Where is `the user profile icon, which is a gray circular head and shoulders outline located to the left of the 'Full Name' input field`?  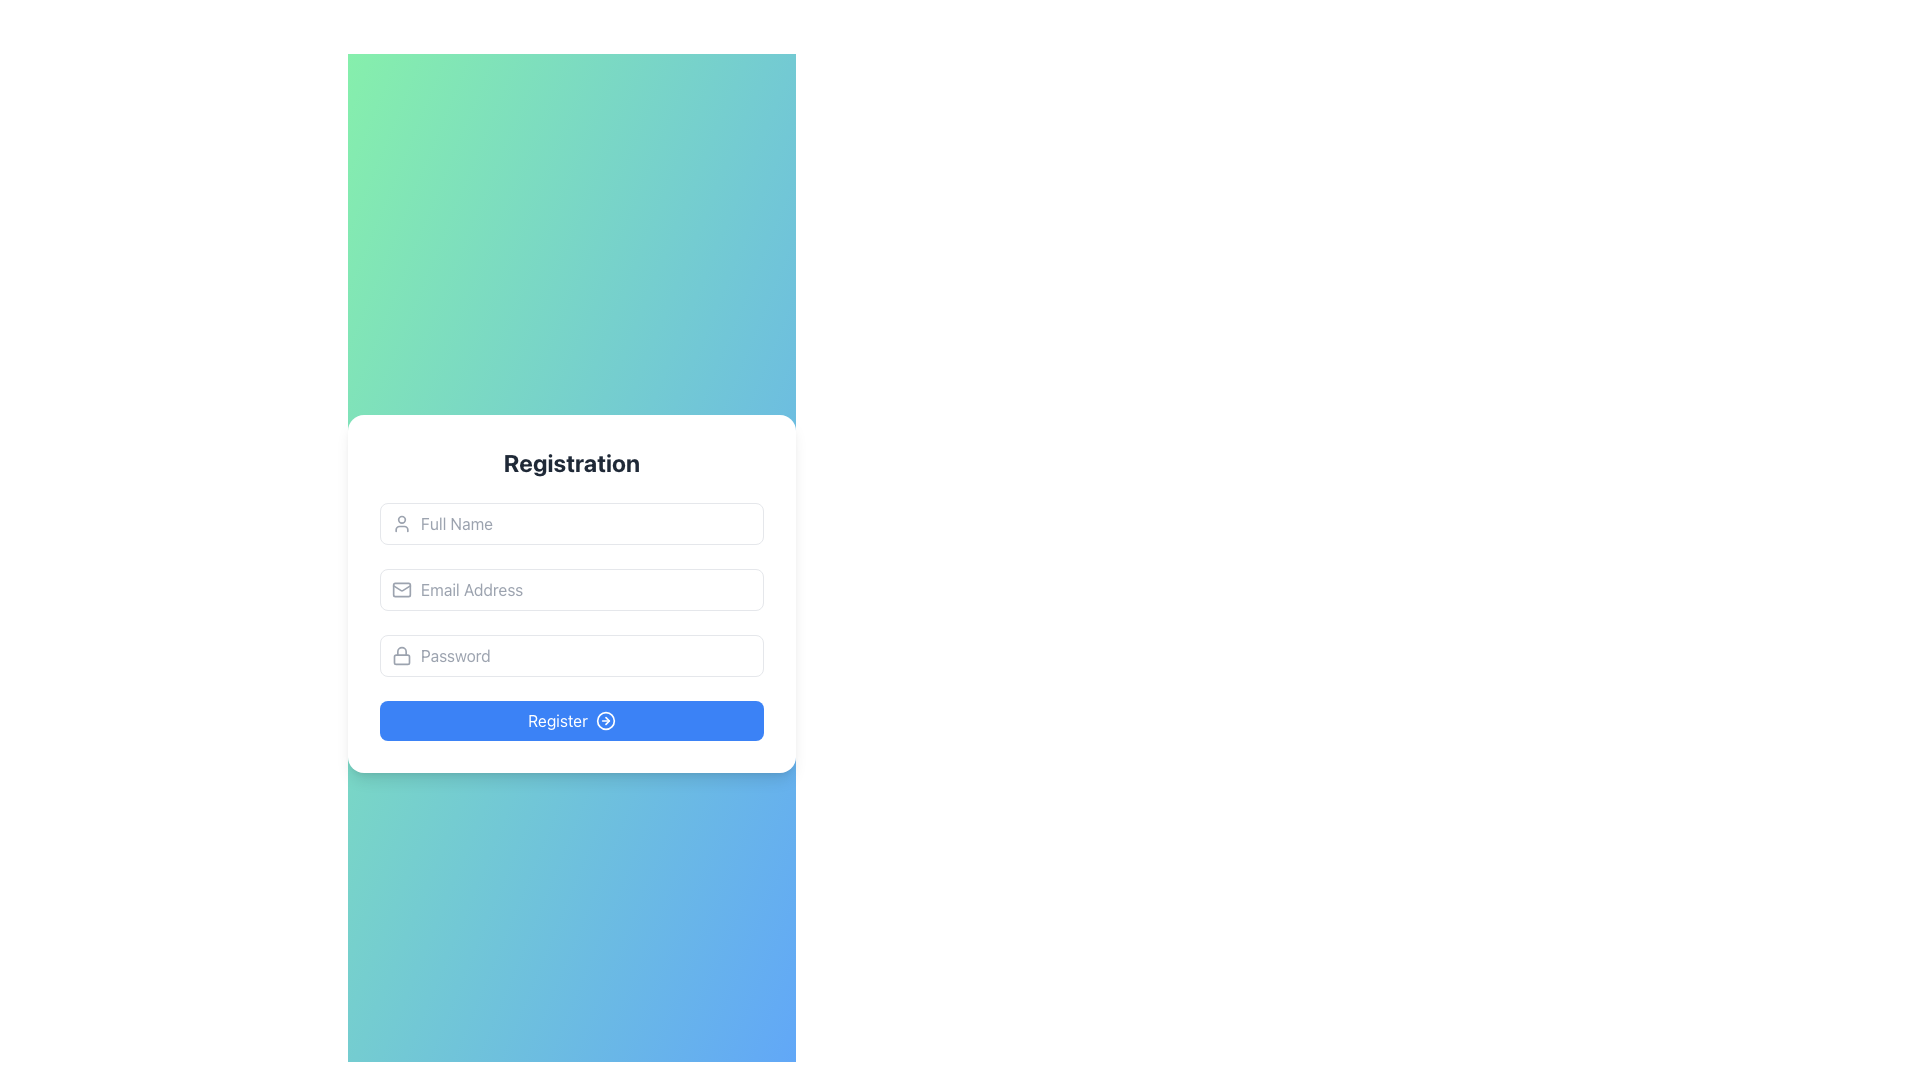
the user profile icon, which is a gray circular head and shoulders outline located to the left of the 'Full Name' input field is located at coordinates (401, 523).